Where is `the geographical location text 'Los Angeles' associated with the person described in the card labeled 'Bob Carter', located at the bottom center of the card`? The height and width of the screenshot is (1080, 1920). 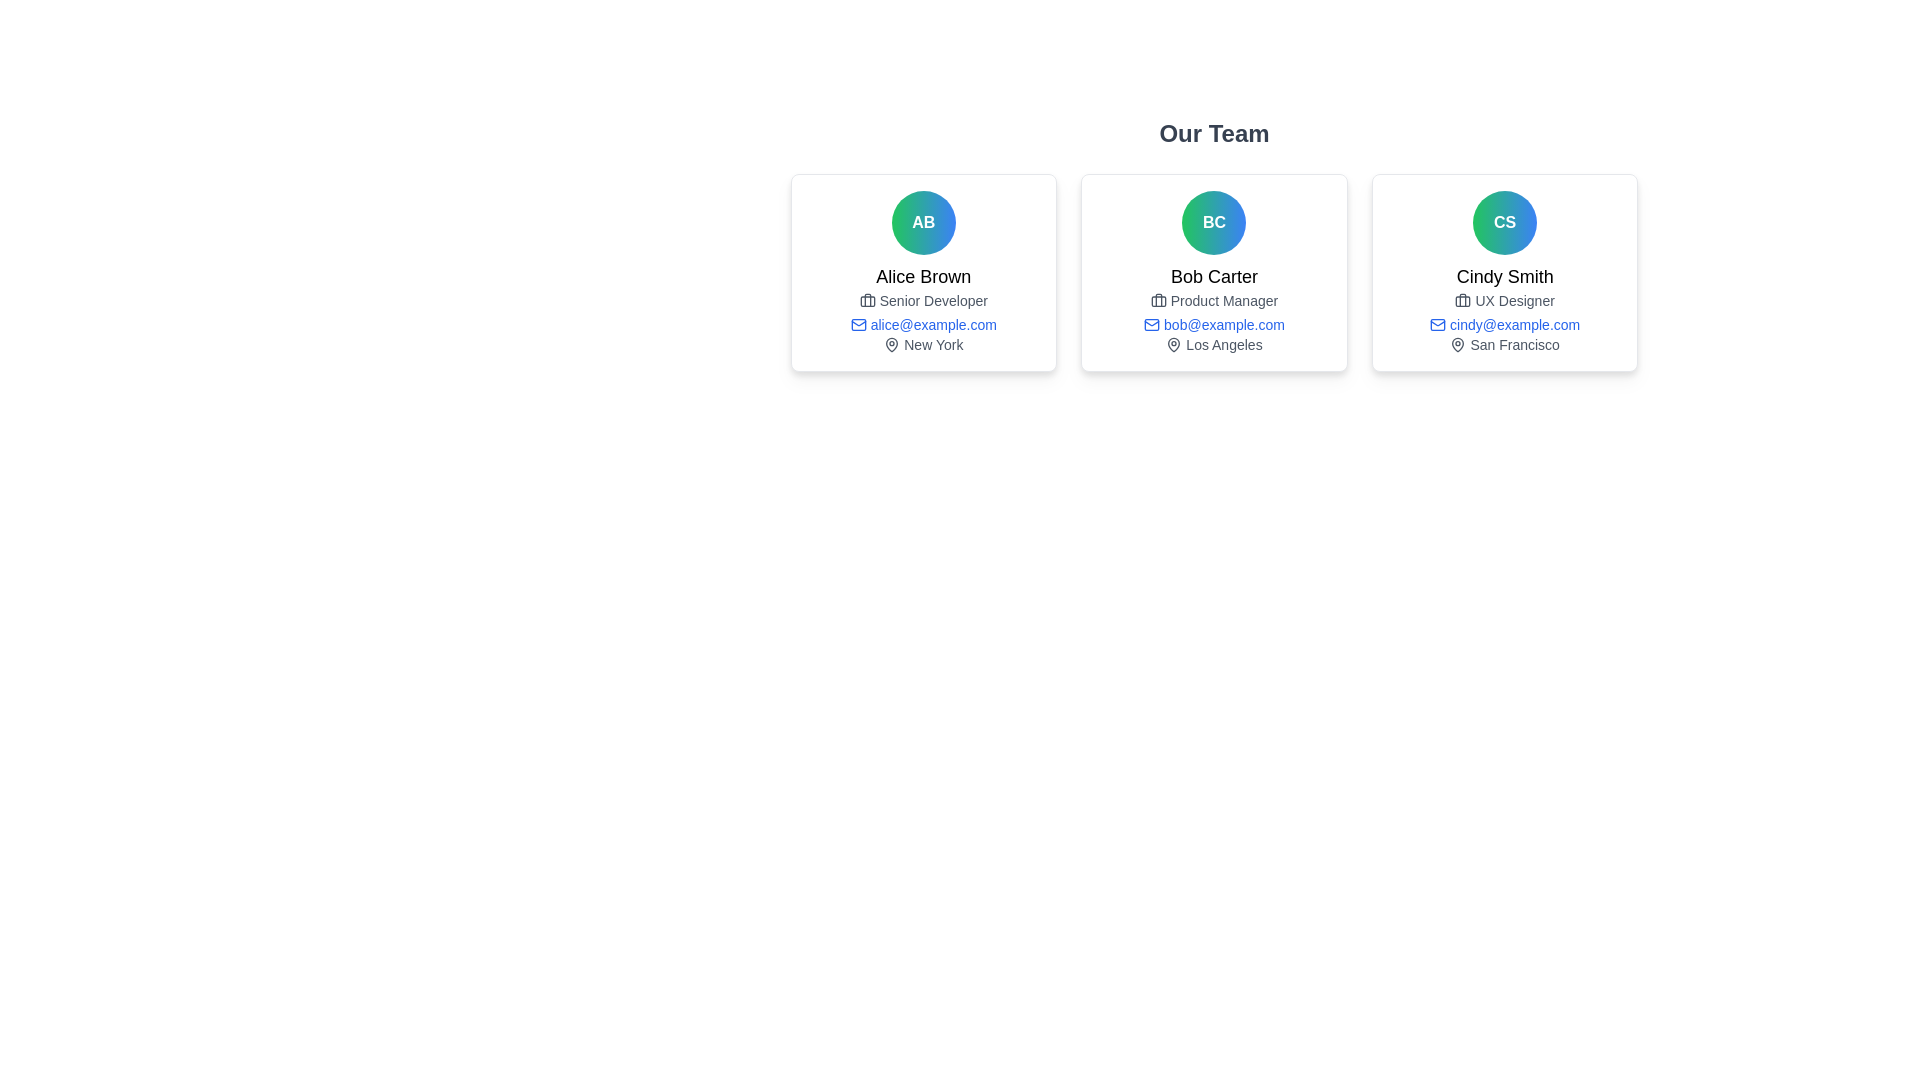
the geographical location text 'Los Angeles' associated with the person described in the card labeled 'Bob Carter', located at the bottom center of the card is located at coordinates (1213, 343).